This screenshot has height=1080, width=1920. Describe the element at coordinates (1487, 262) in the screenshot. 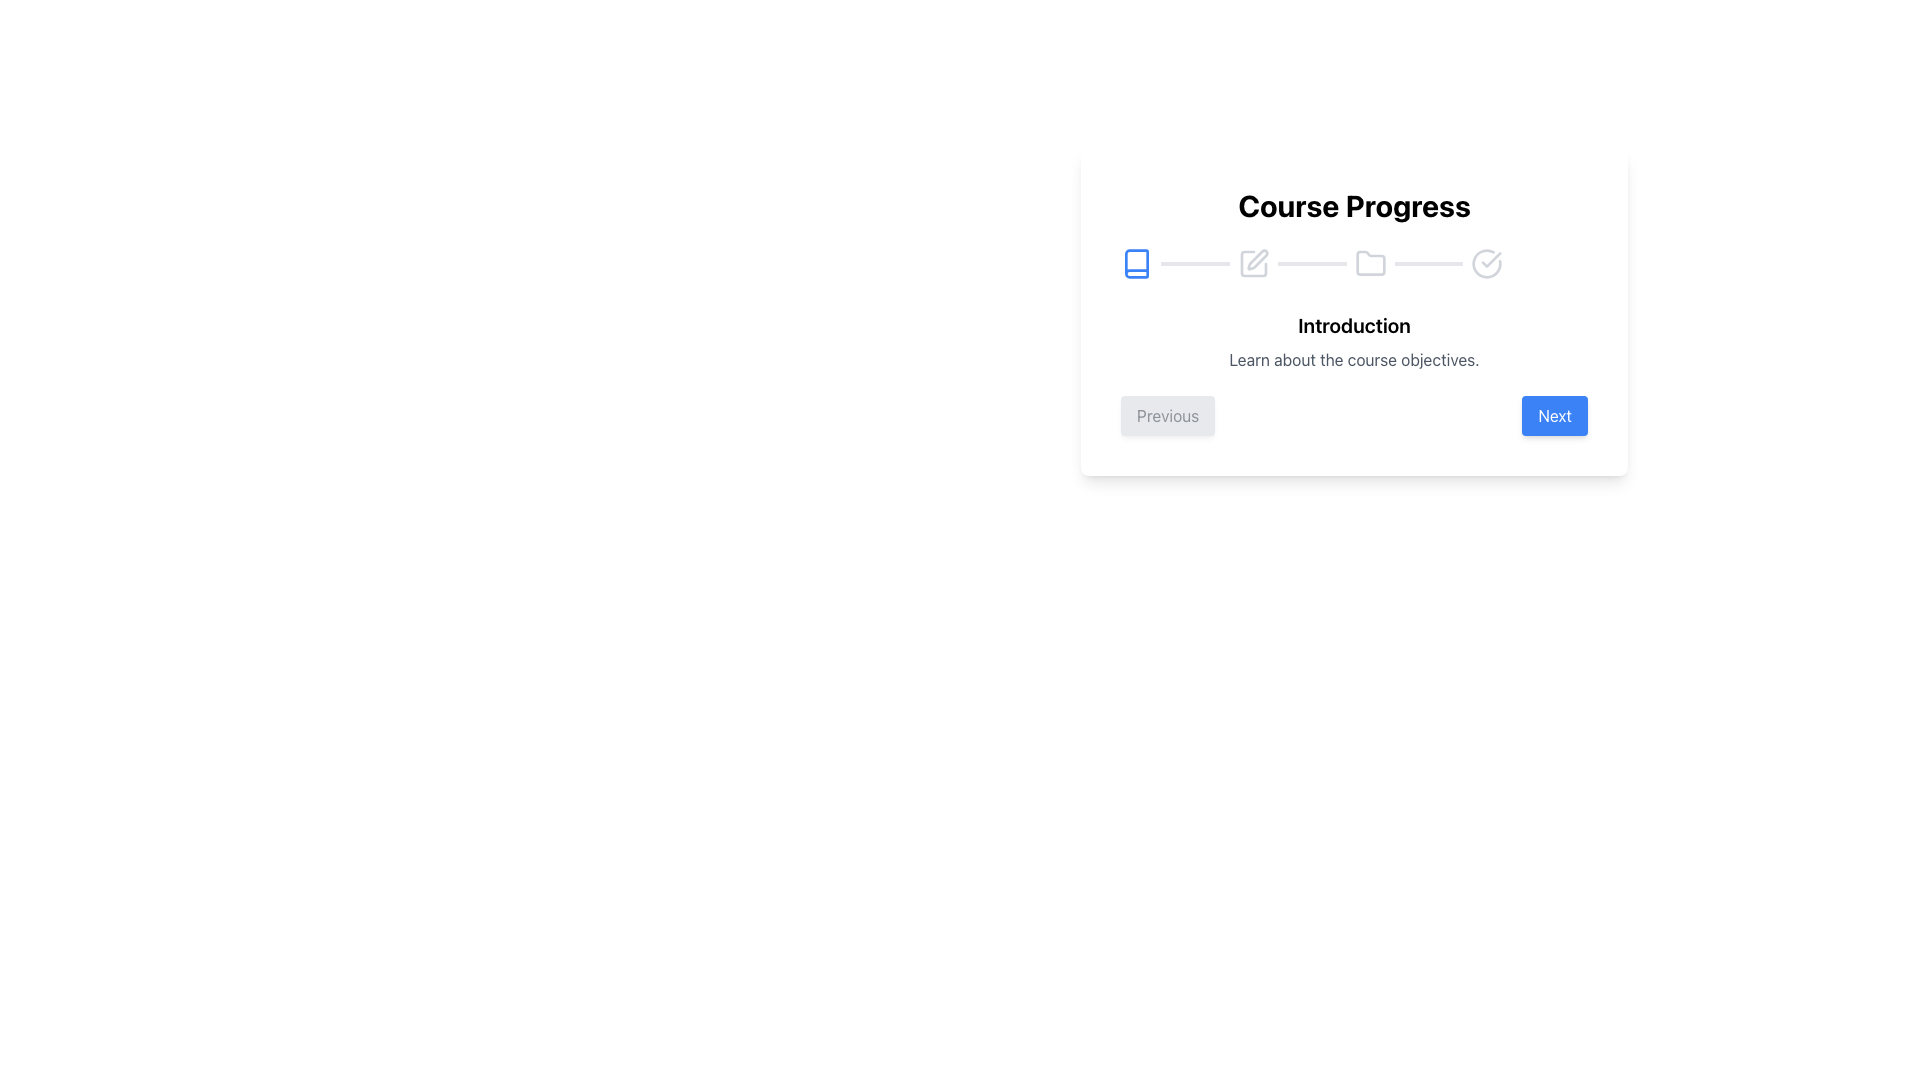

I see `the circular icon located at the rightmost position of the progress bar, which signifies the completion of a step in the sequence` at that location.